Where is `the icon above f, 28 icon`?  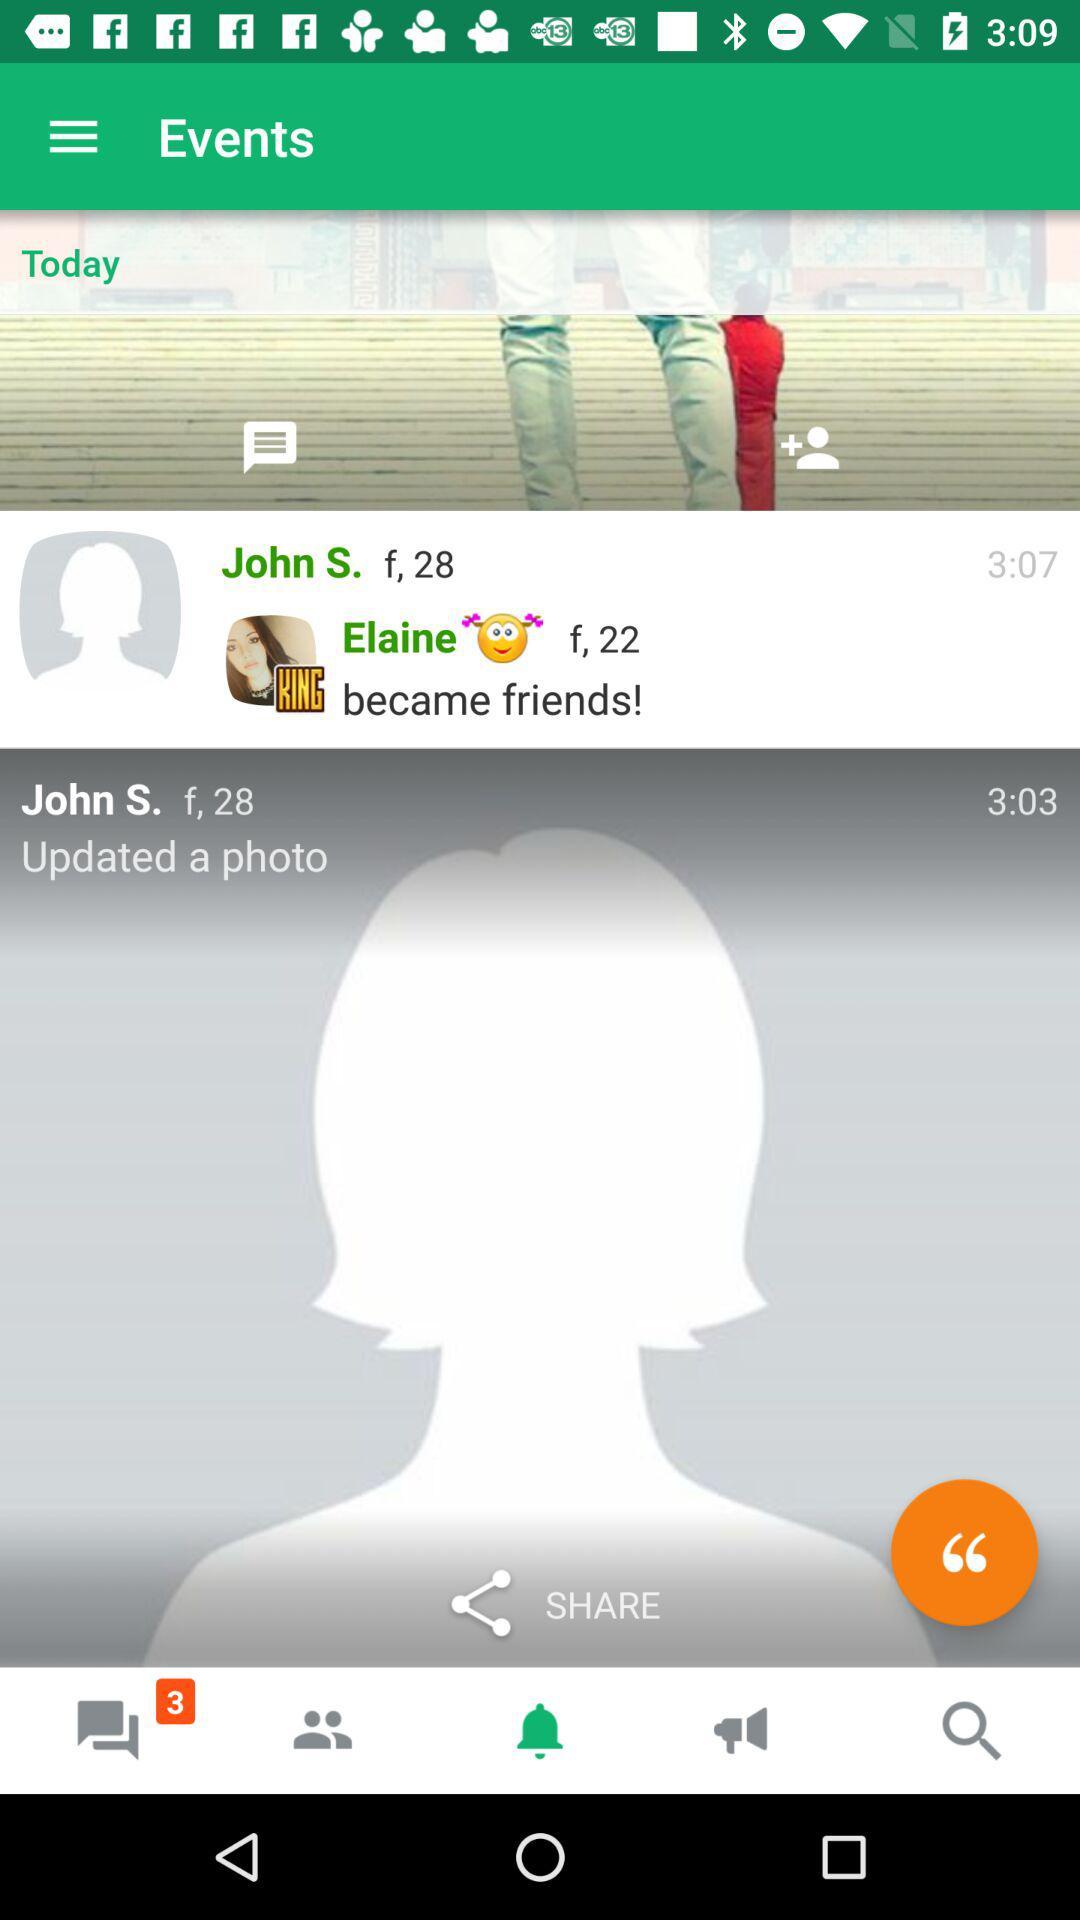
the icon above f, 28 icon is located at coordinates (810, 446).